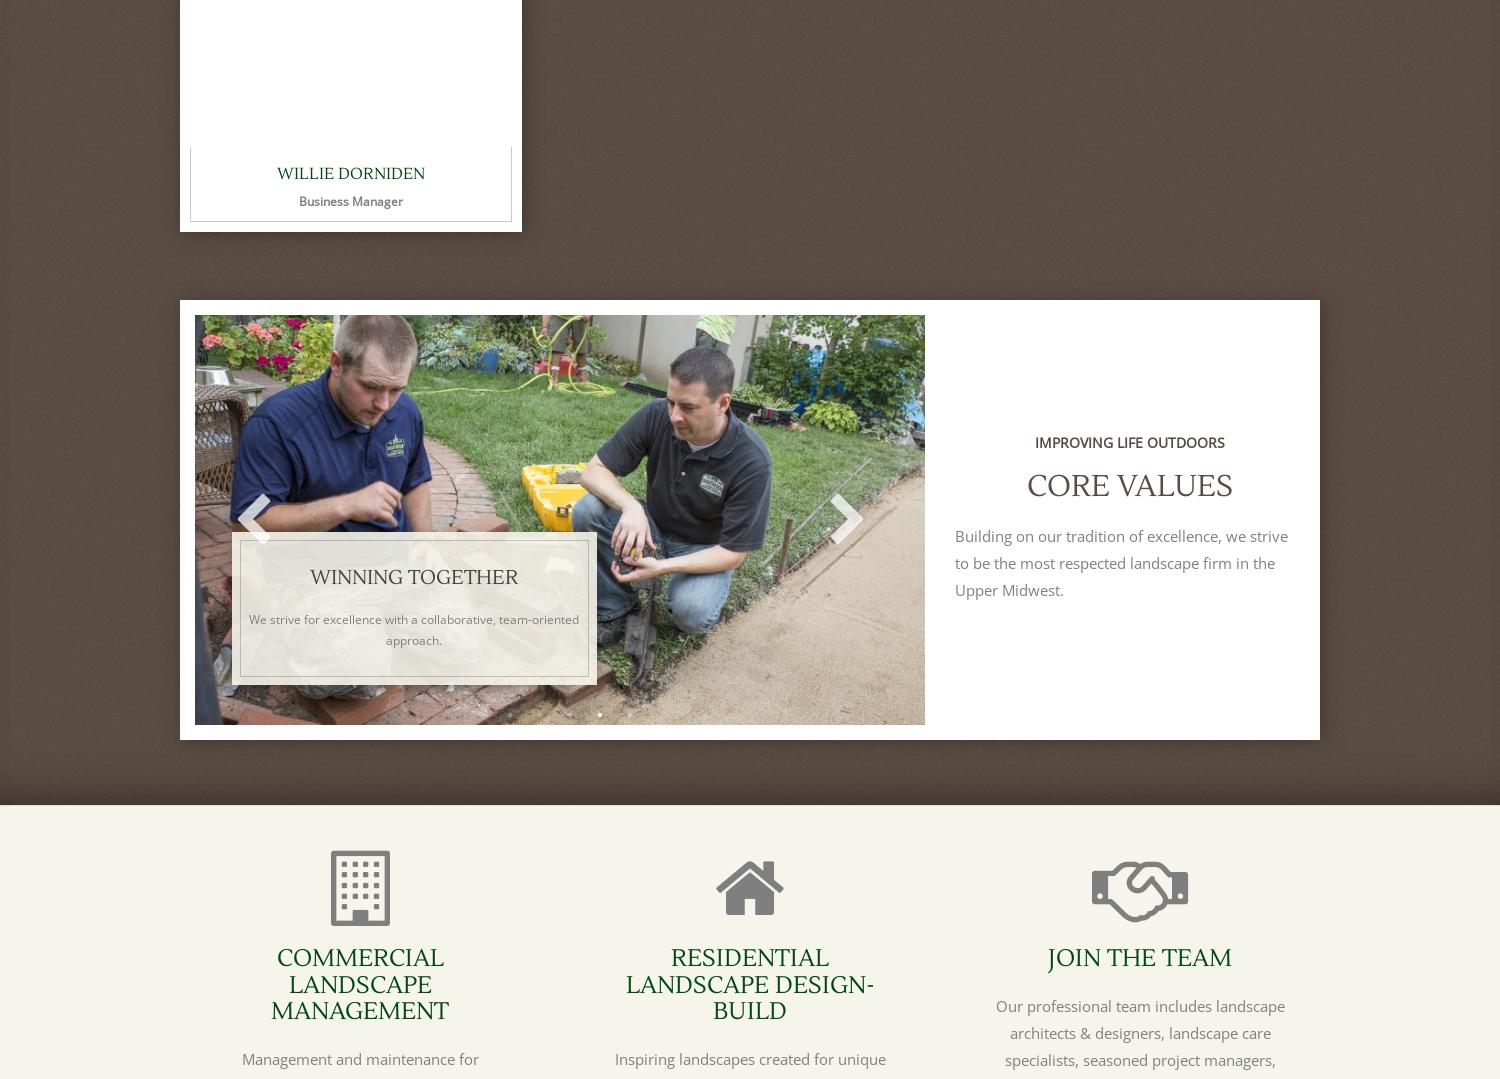 This screenshot has height=1079, width=1500. I want to click on 'We set the standard for excellence in our industry.', so click(1143, 639).